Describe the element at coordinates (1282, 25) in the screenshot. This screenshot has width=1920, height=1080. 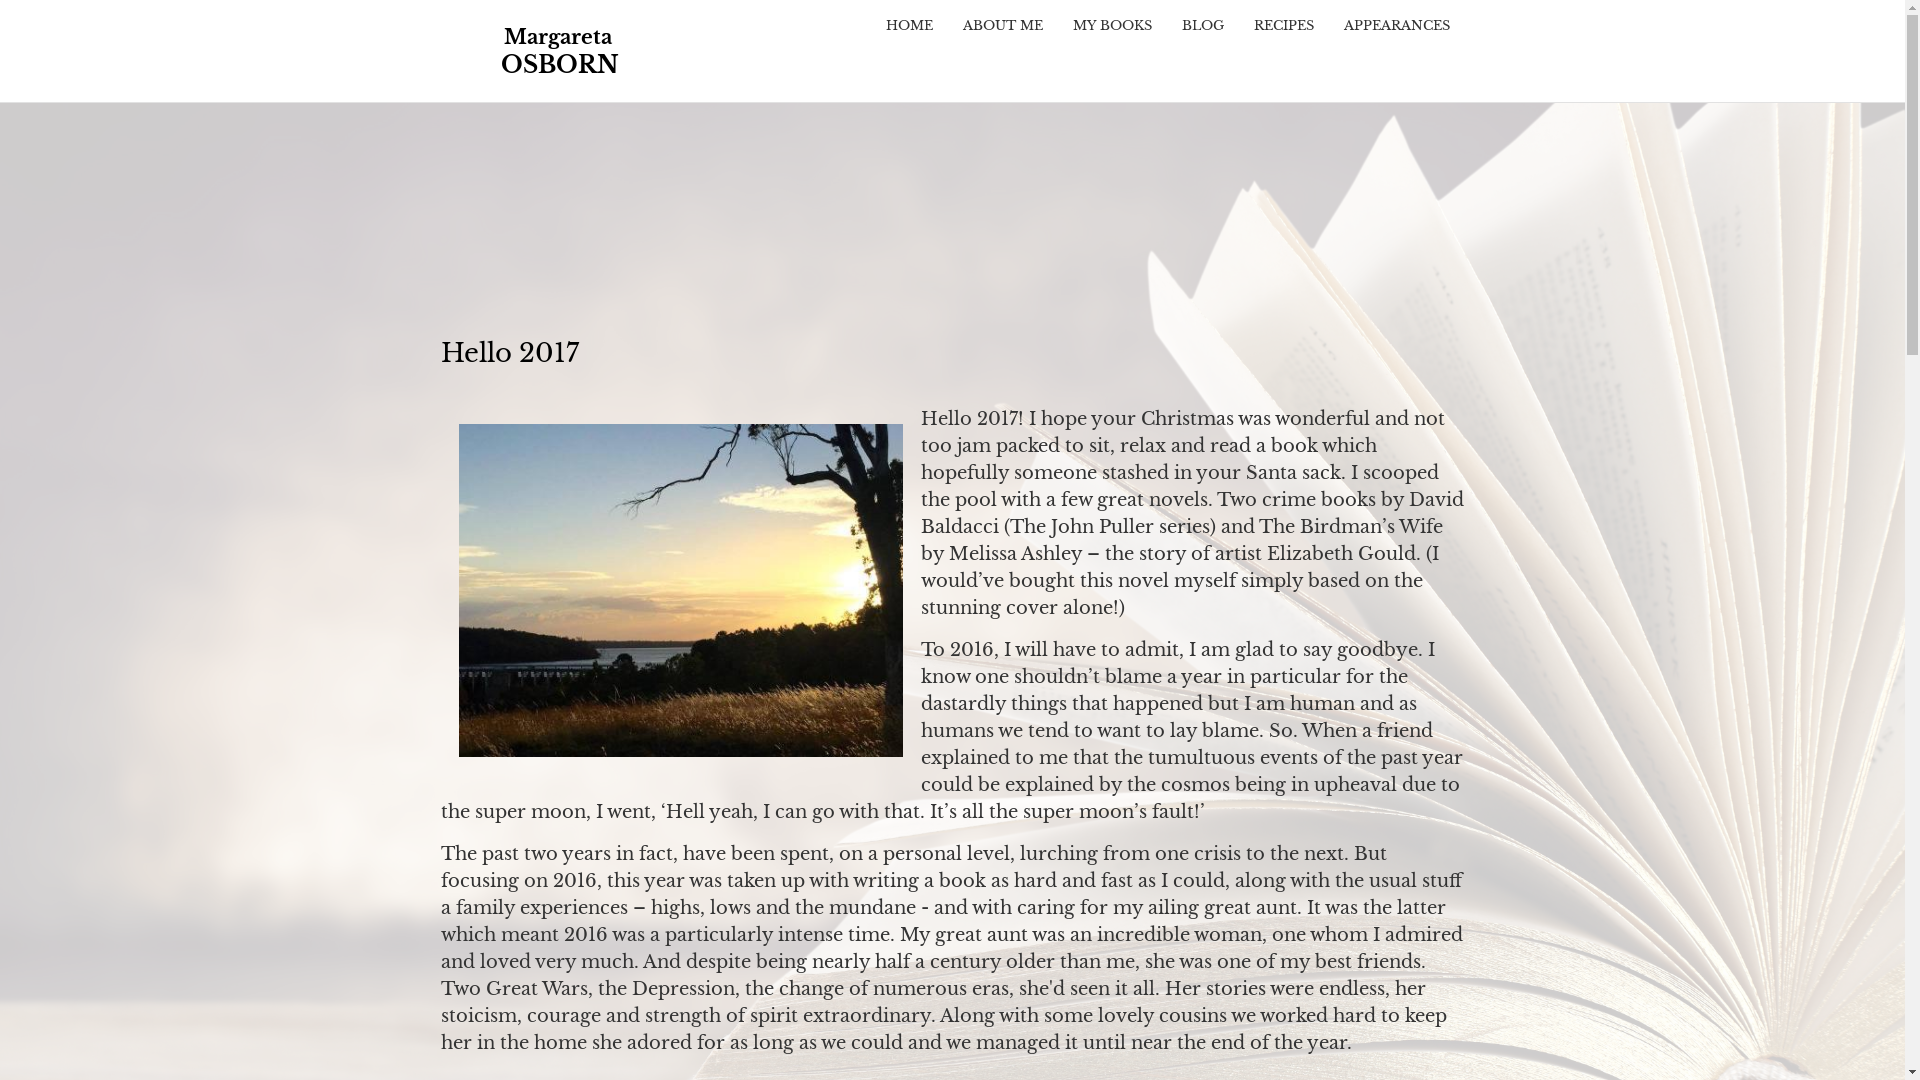
I see `'RECIPES'` at that location.